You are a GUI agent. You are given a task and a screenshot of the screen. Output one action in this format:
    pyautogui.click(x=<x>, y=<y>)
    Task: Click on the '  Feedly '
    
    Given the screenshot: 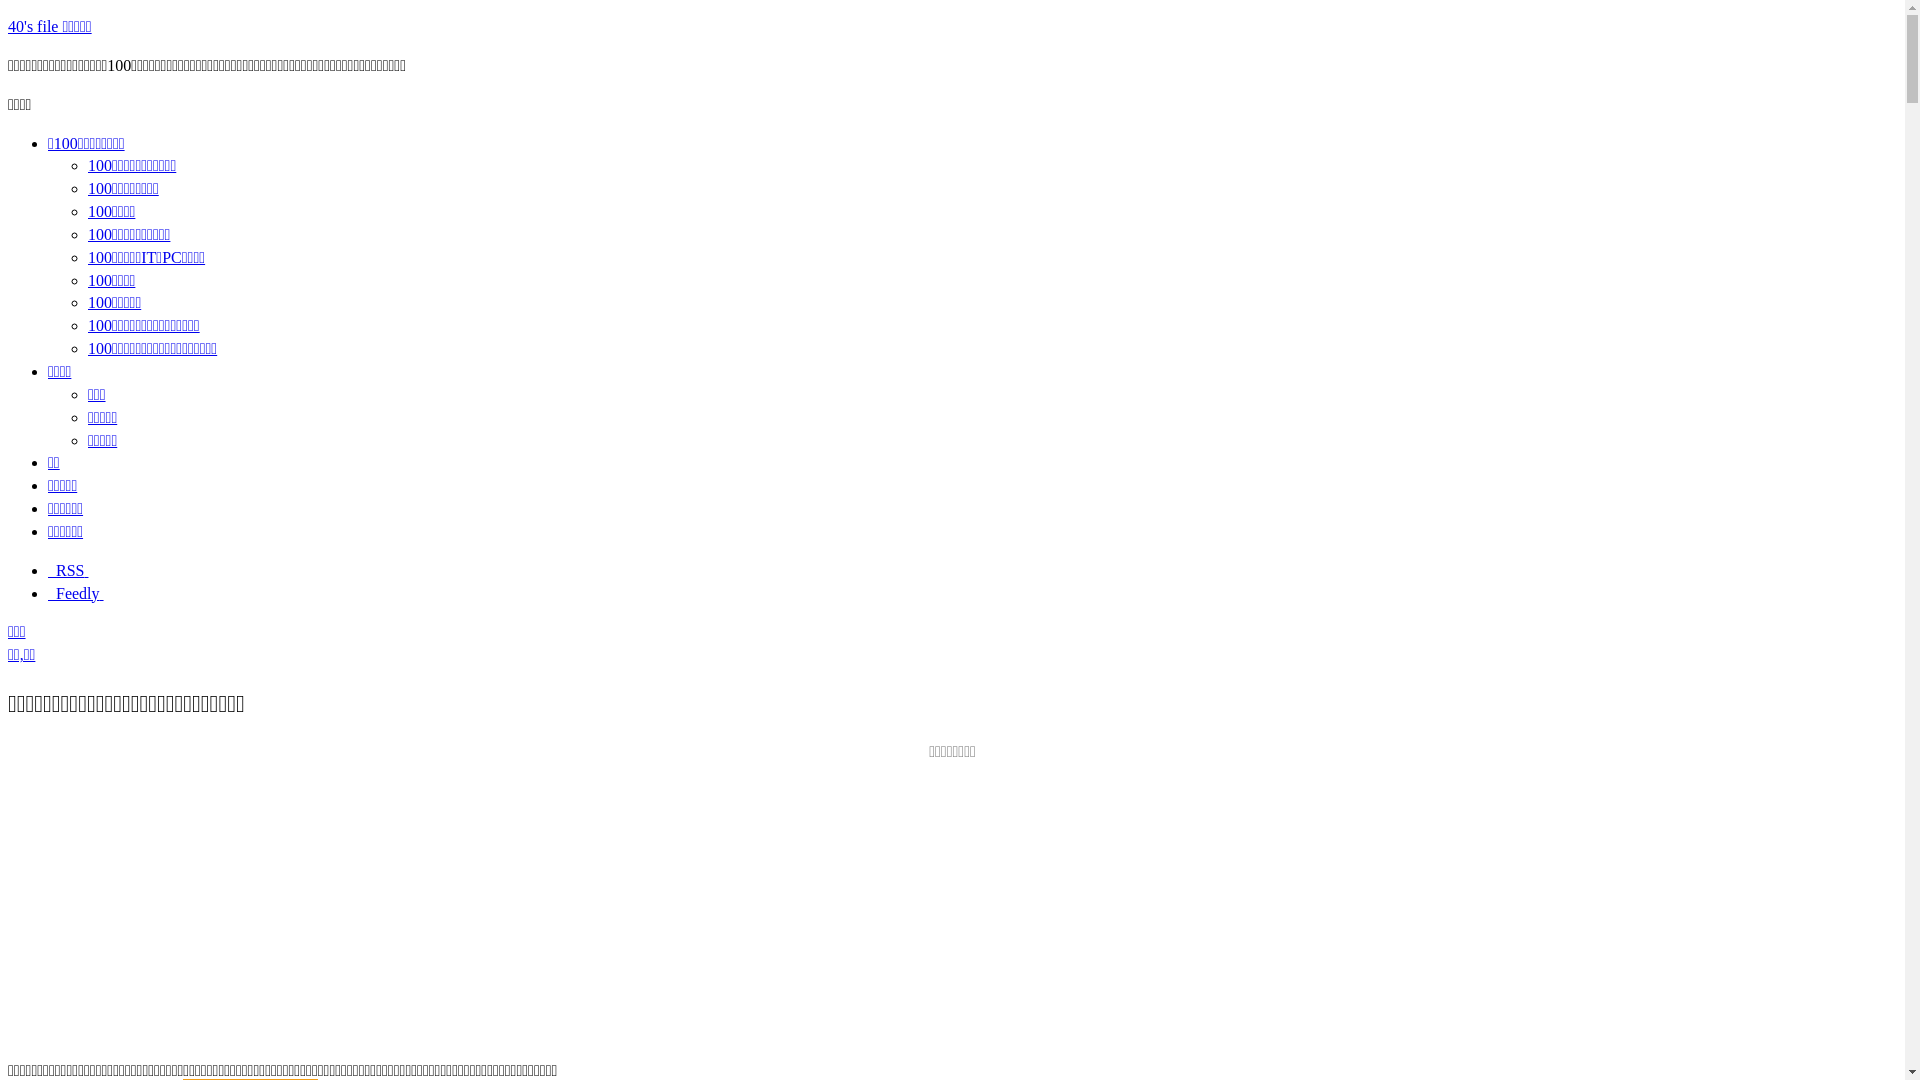 What is the action you would take?
    pyautogui.click(x=76, y=592)
    